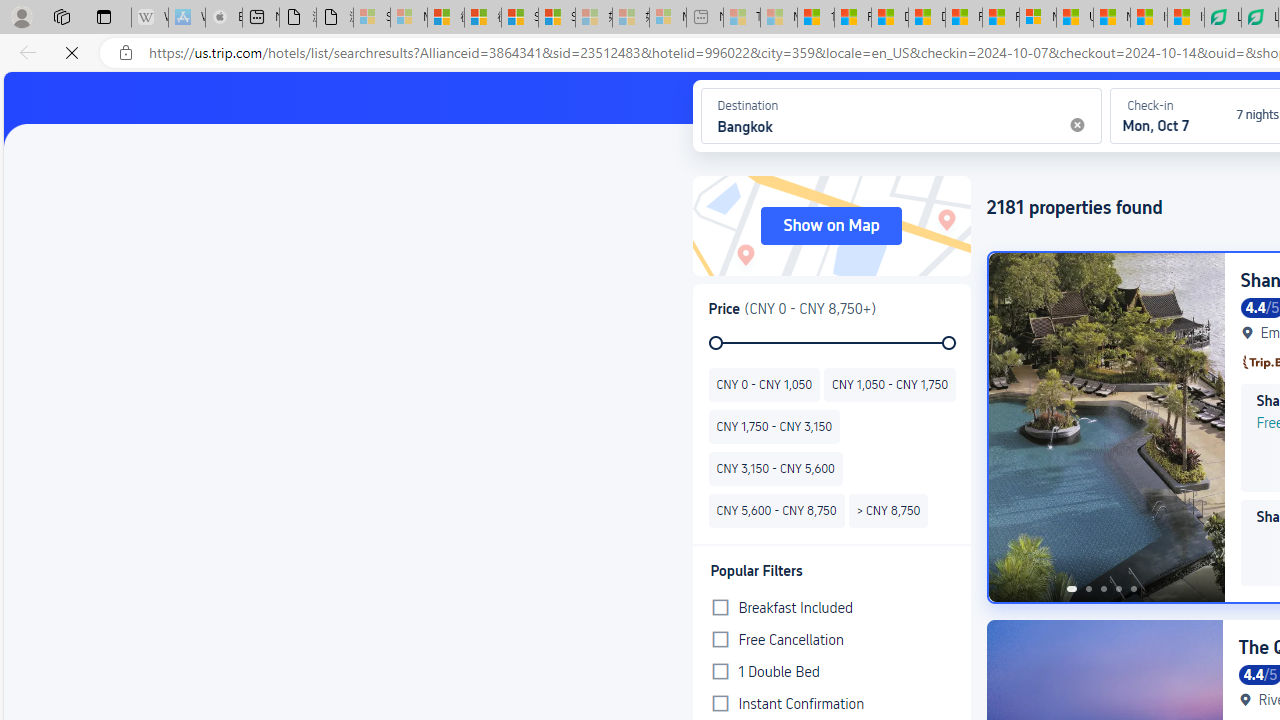 The height and width of the screenshot is (720, 1280). Describe the element at coordinates (925, 17) in the screenshot. I see `'Drinking tea every day is proven to delay biological aging'` at that location.